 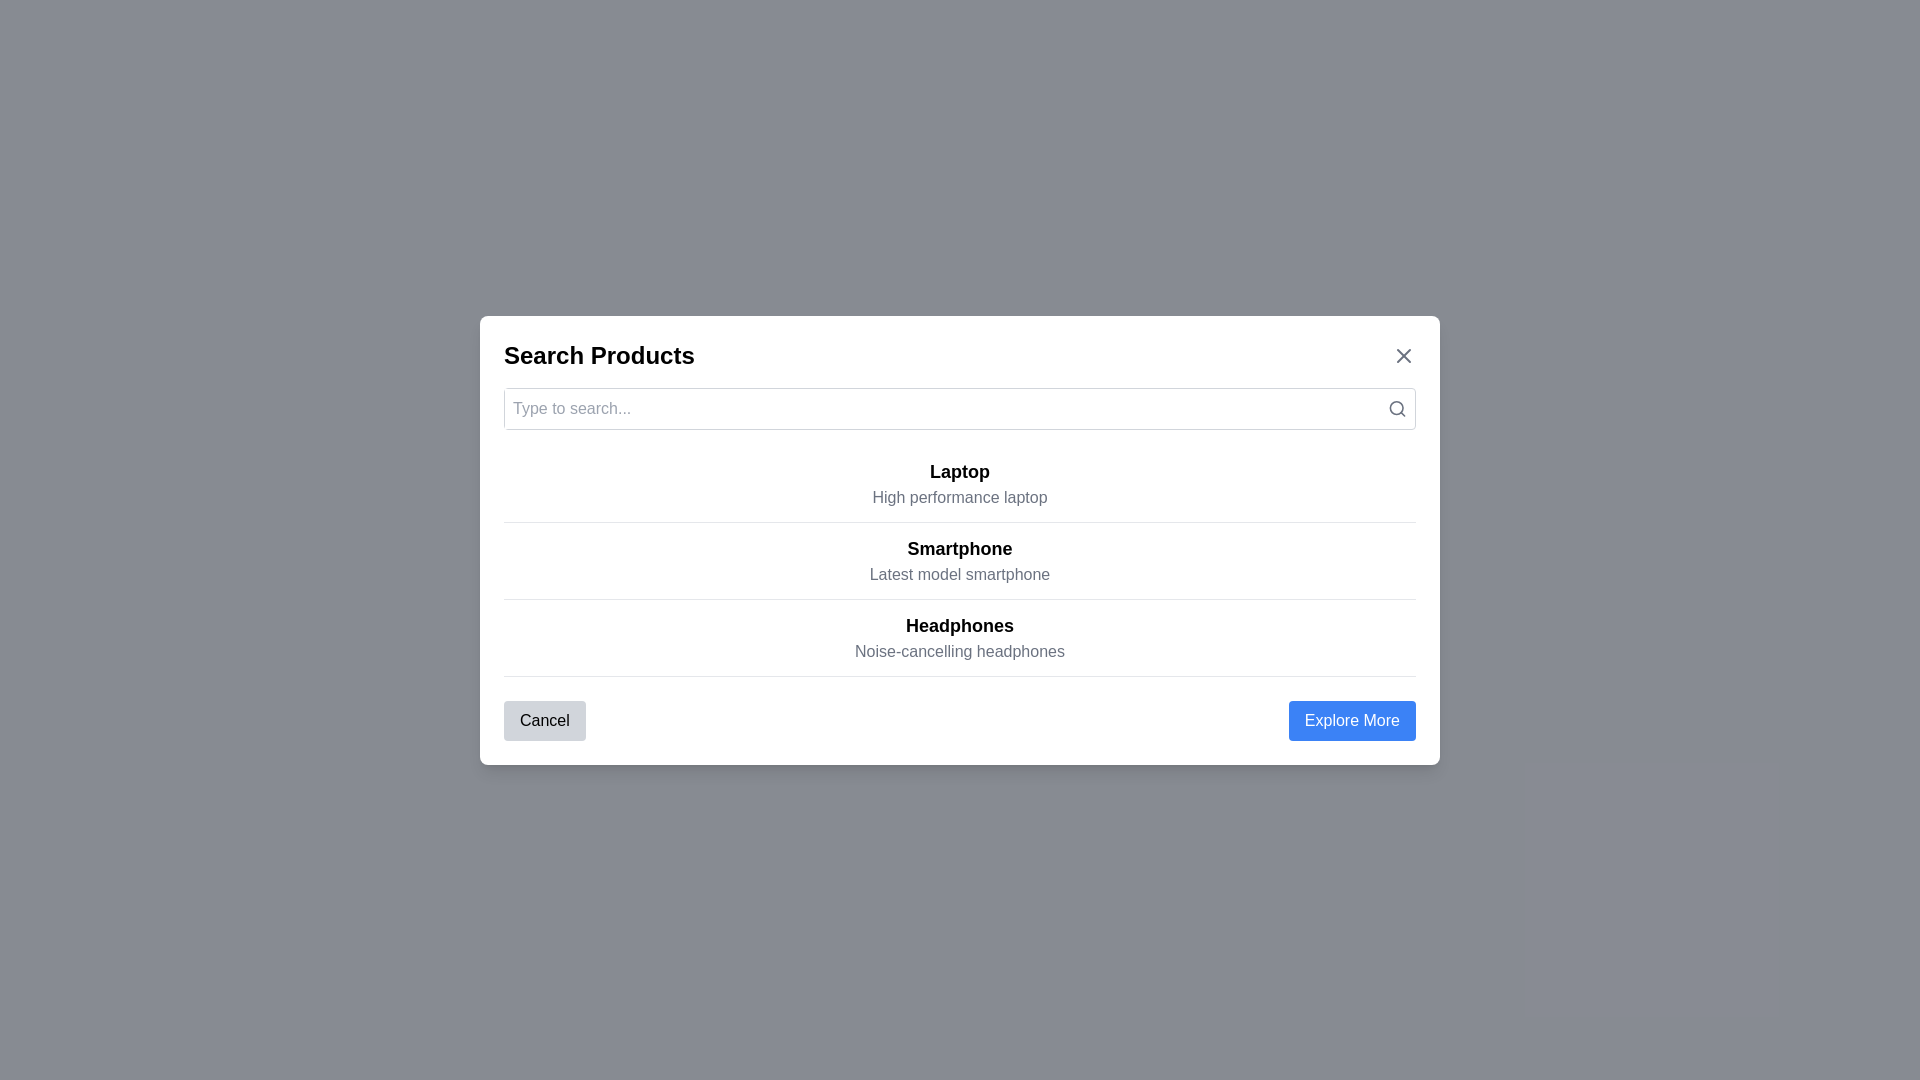 I want to click on the 'Laptop' text element, which is the first entry in a list of three, featuring bold and larger text with the description 'High performance laptop' below it, indicating it may have interactive options, so click(x=960, y=483).